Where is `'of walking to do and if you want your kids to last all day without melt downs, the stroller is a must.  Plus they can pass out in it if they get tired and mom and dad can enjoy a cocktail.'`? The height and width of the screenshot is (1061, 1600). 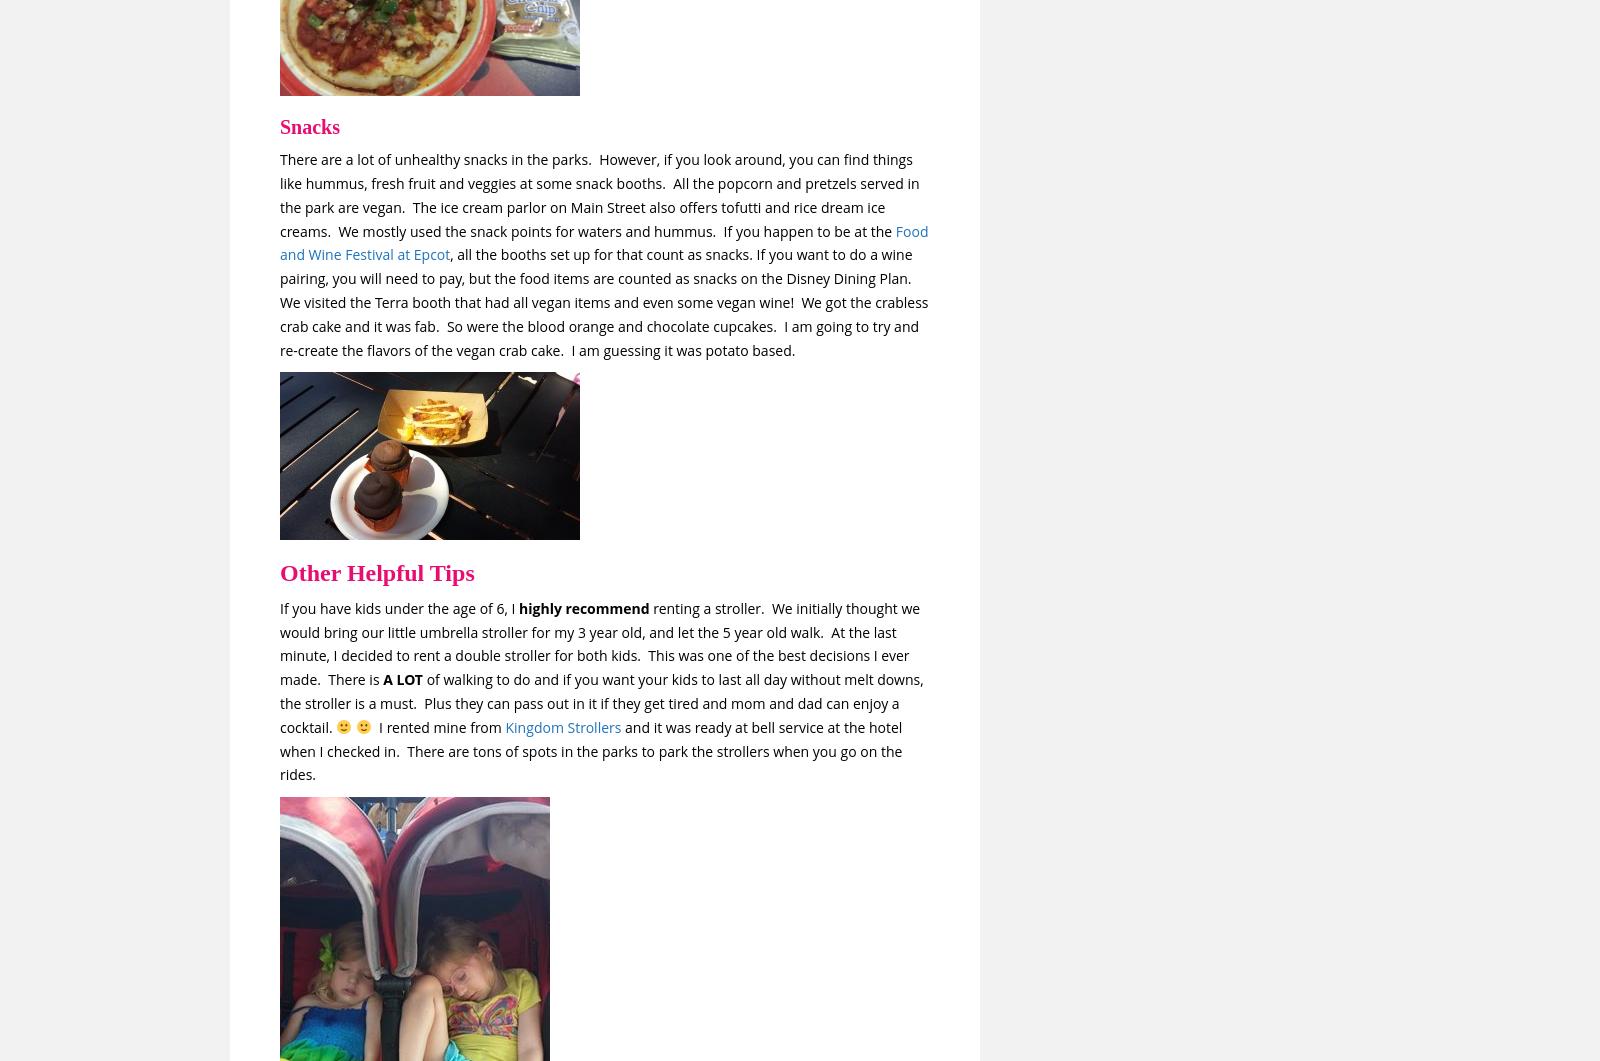
'of walking to do and if you want your kids to last all day without melt downs, the stroller is a must.  Plus they can pass out in it if they get tired and mom and dad can enjoy a cocktail.' is located at coordinates (601, 702).